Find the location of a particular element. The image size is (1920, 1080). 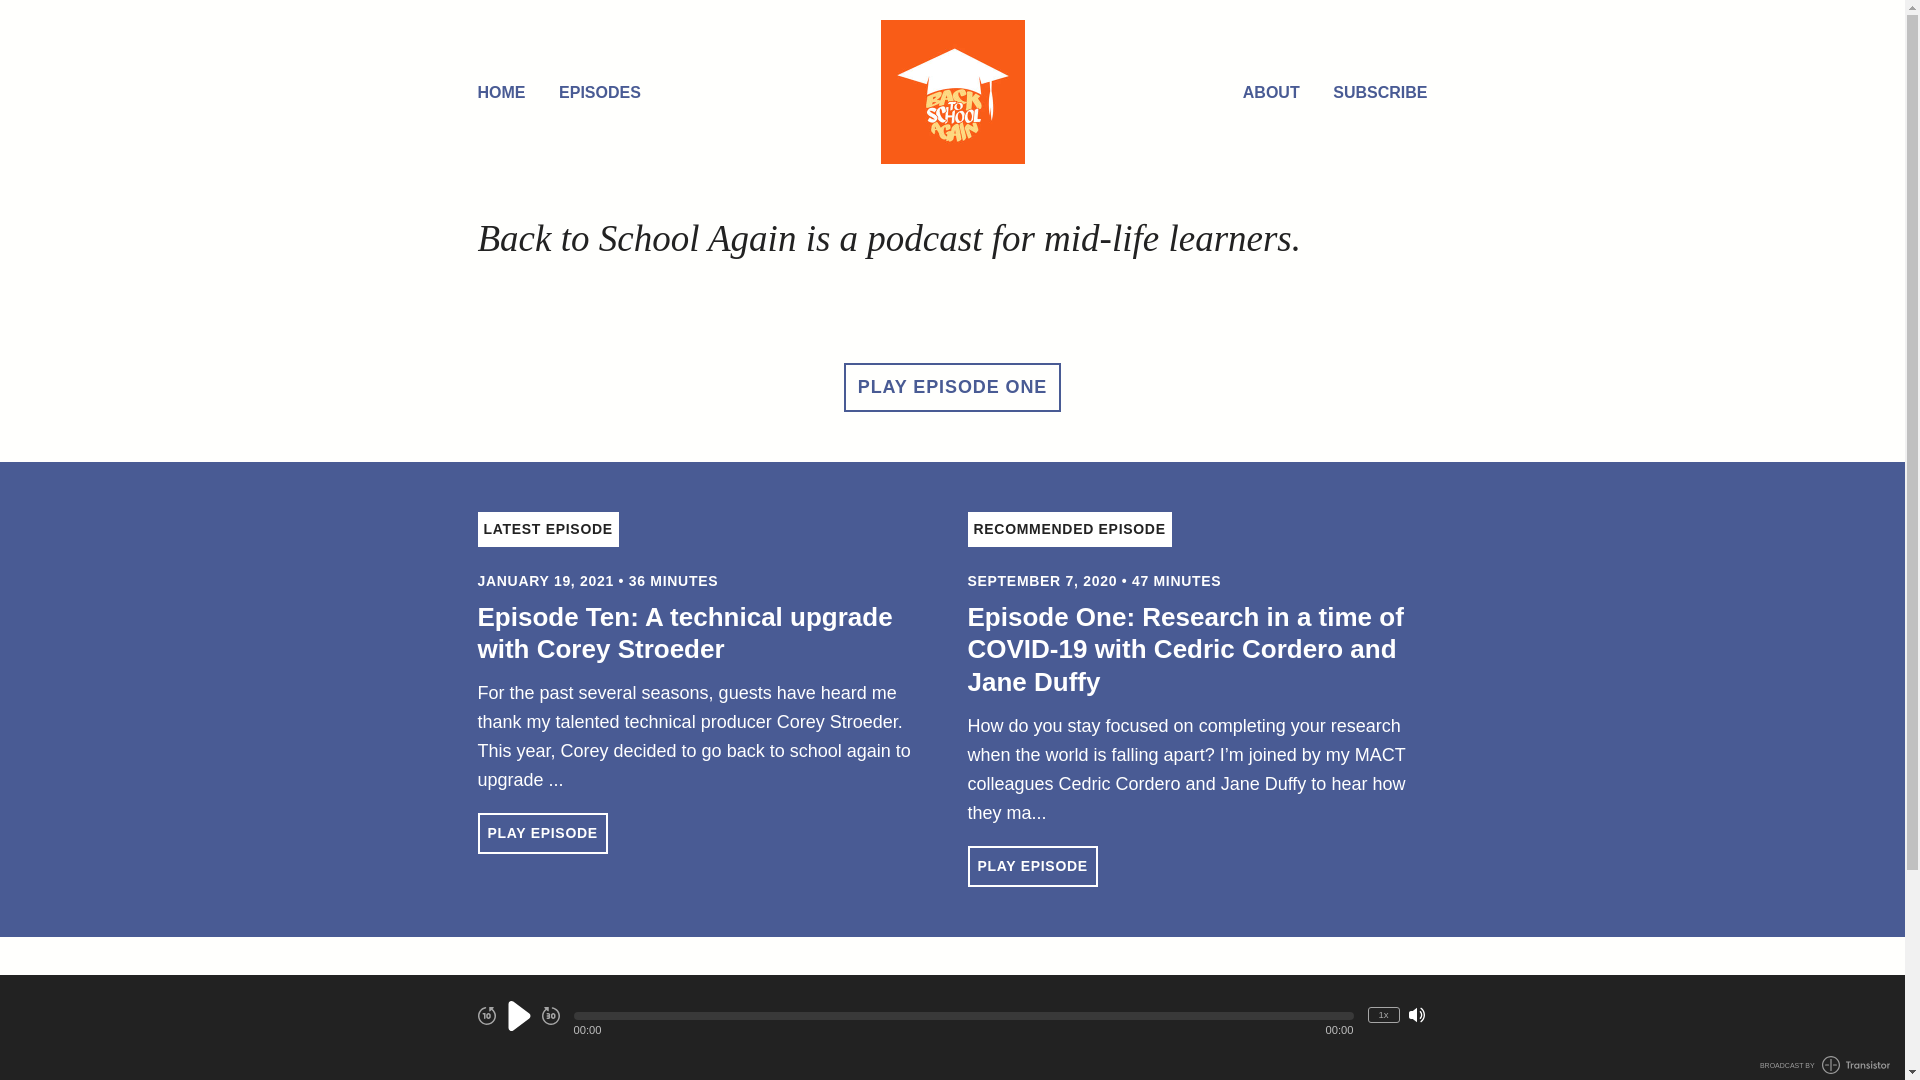

'Facebook' is located at coordinates (964, 1026).